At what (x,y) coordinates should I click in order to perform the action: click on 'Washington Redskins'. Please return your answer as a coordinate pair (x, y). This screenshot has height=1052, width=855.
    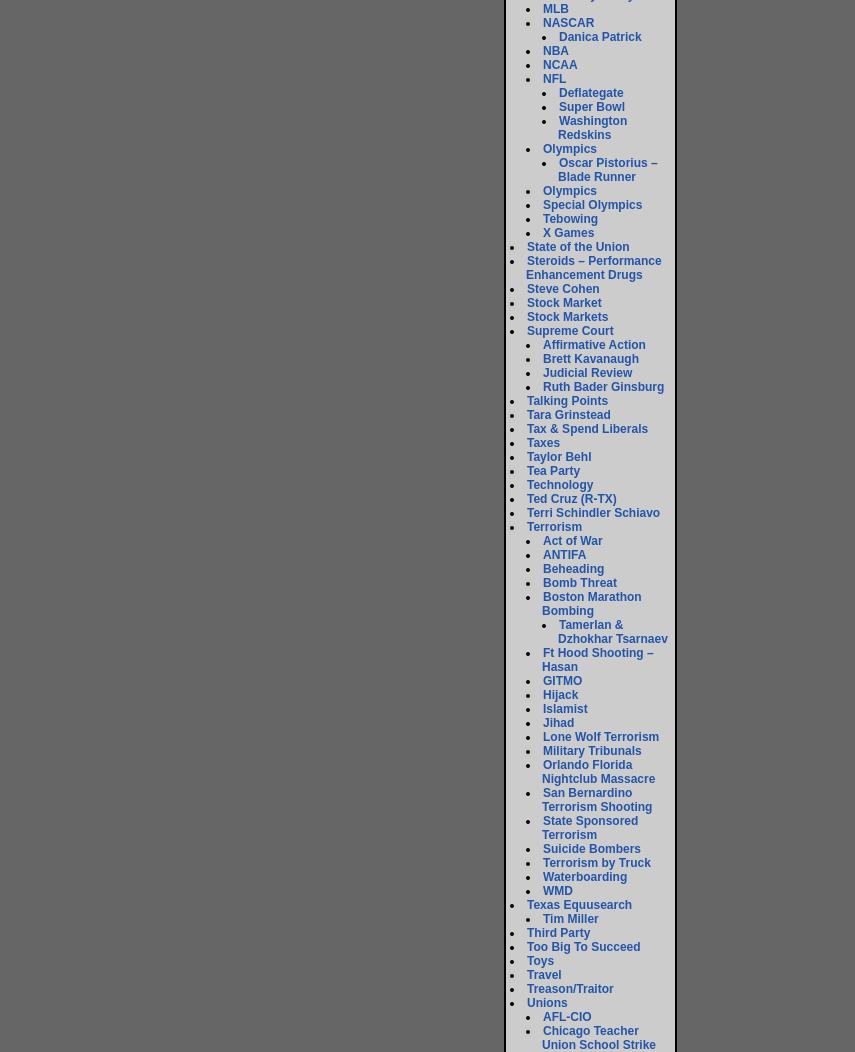
    Looking at the image, I should click on (557, 128).